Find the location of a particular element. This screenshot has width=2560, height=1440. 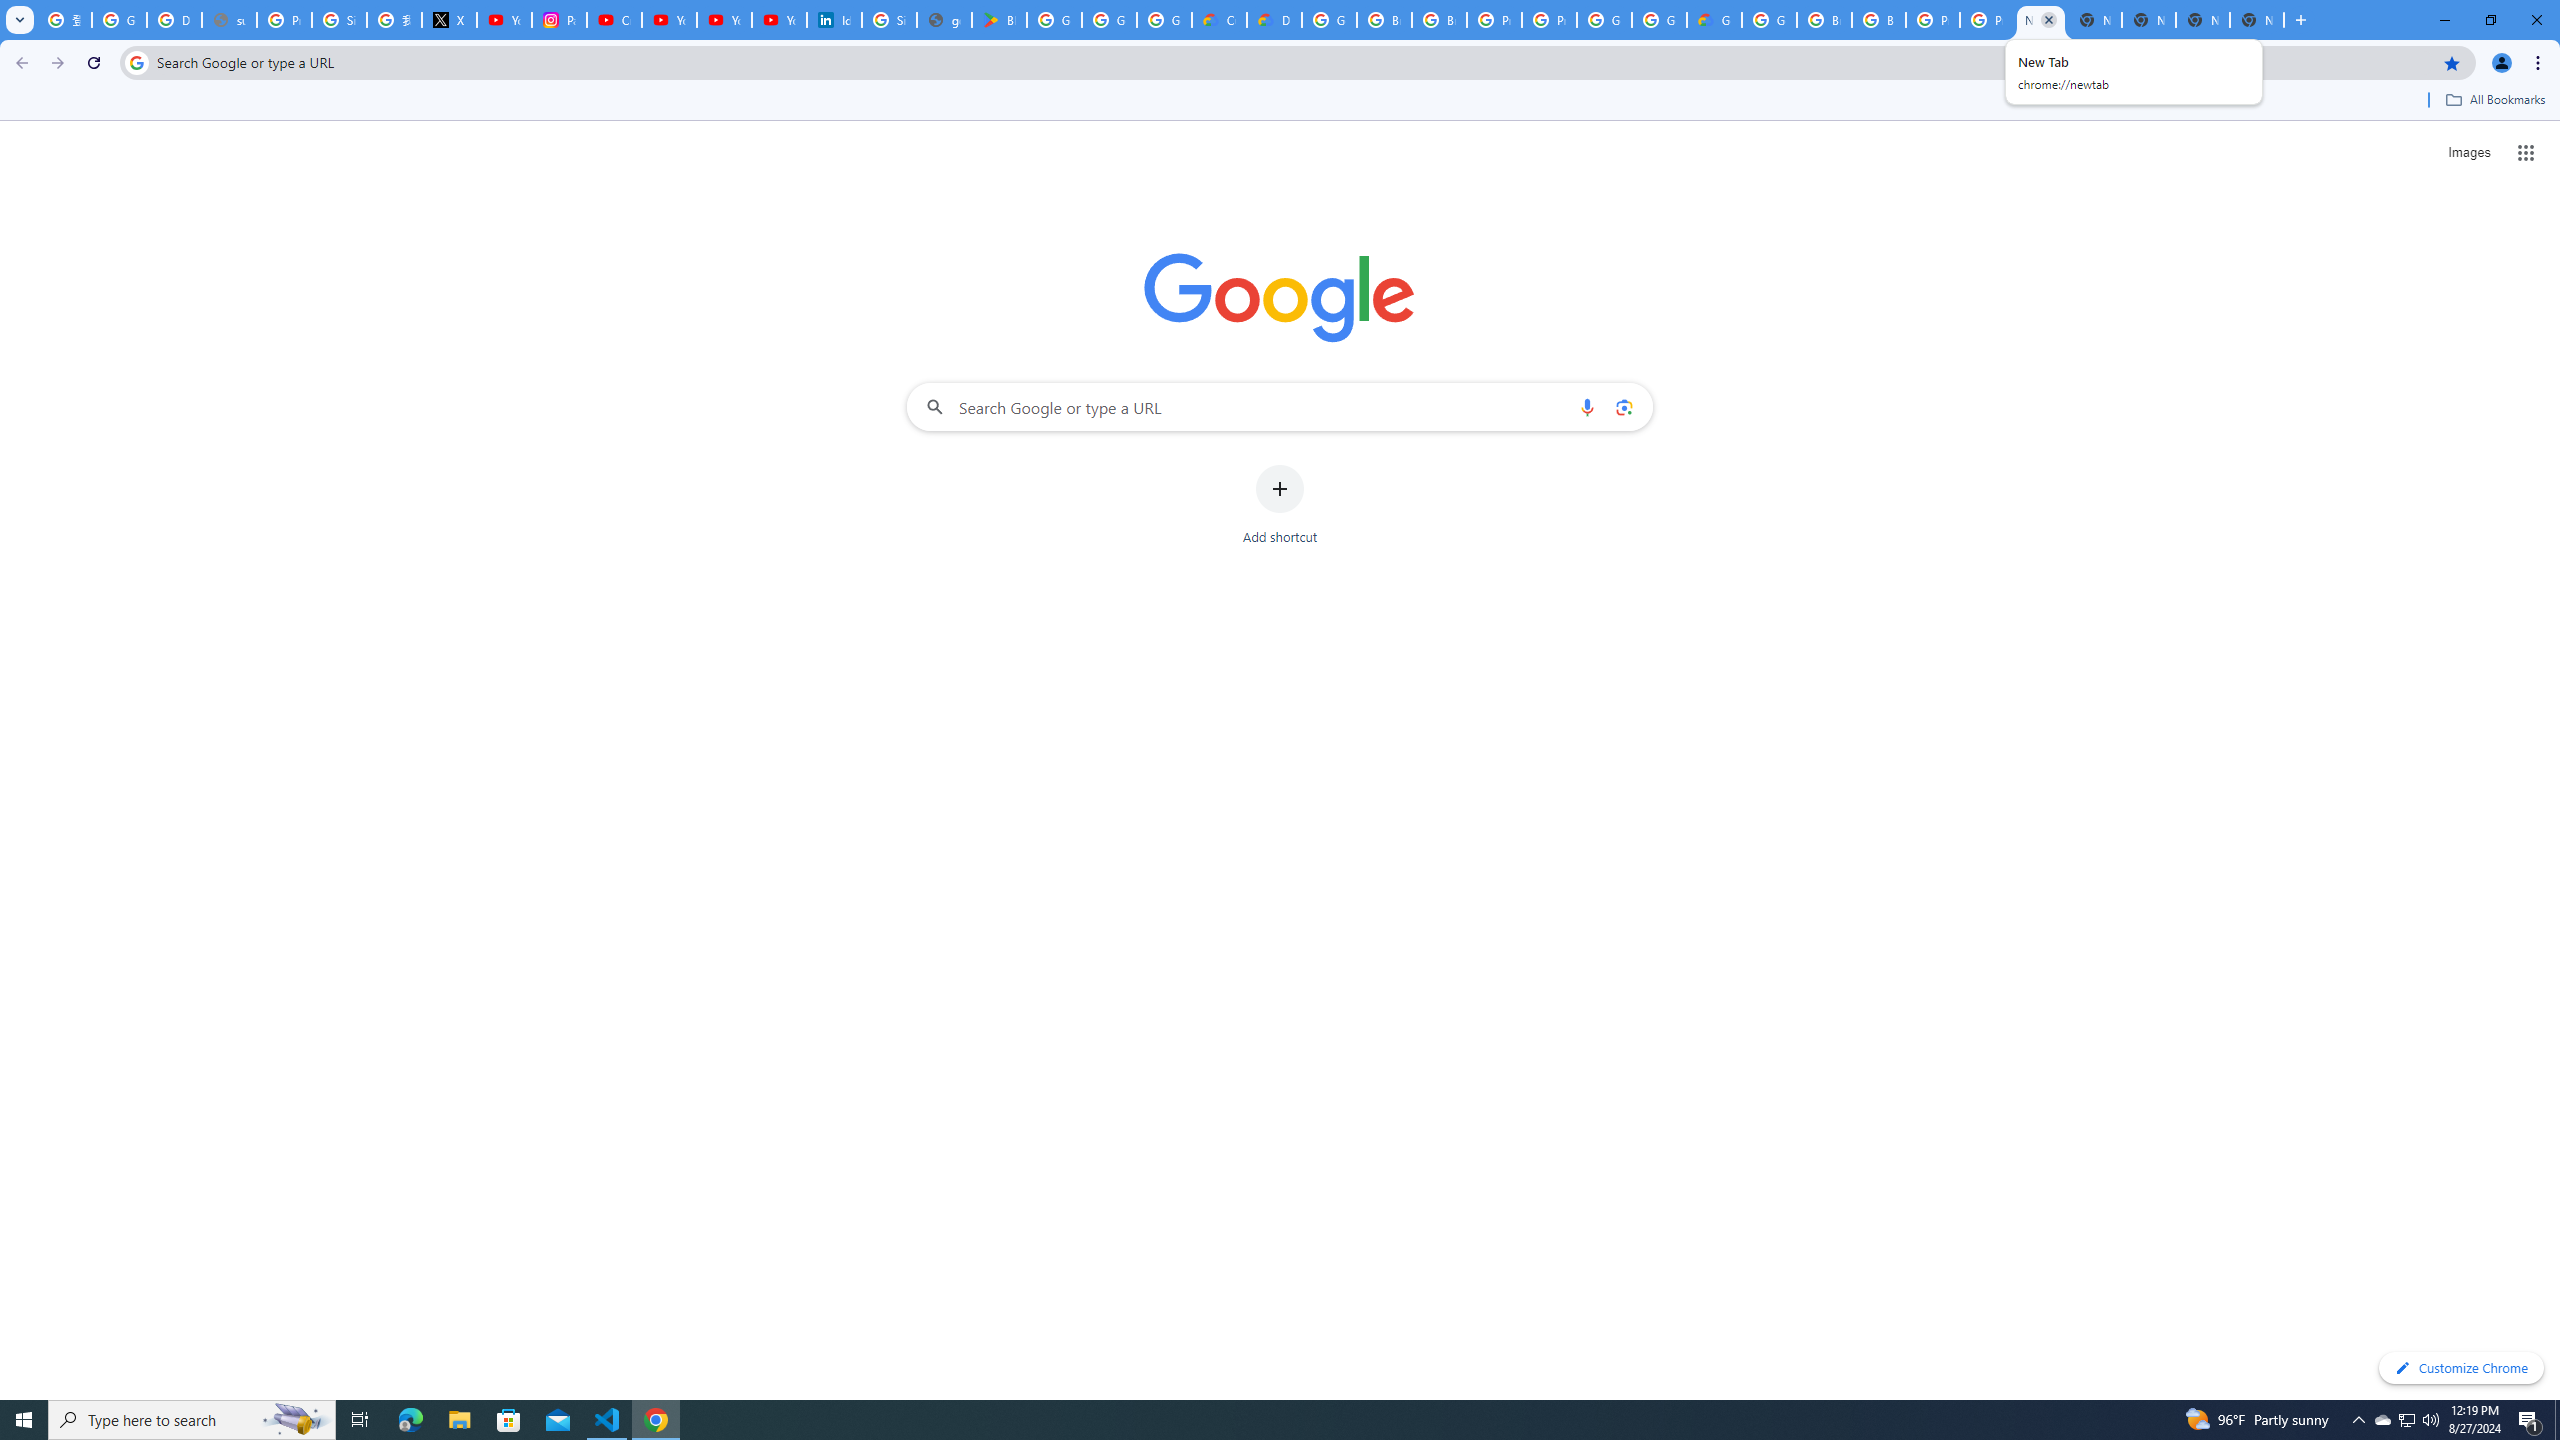

'X' is located at coordinates (448, 19).